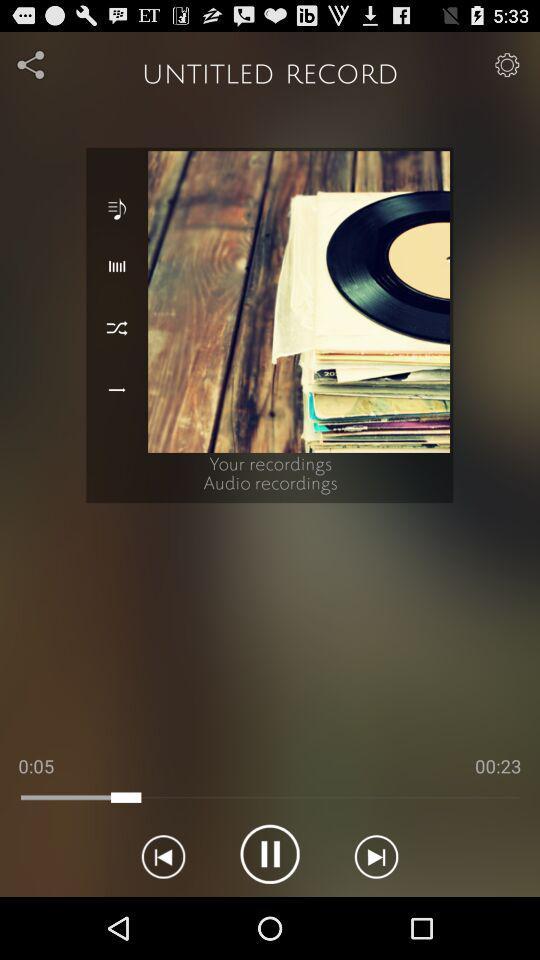 Image resolution: width=540 pixels, height=960 pixels. Describe the element at coordinates (507, 64) in the screenshot. I see `setting button` at that location.